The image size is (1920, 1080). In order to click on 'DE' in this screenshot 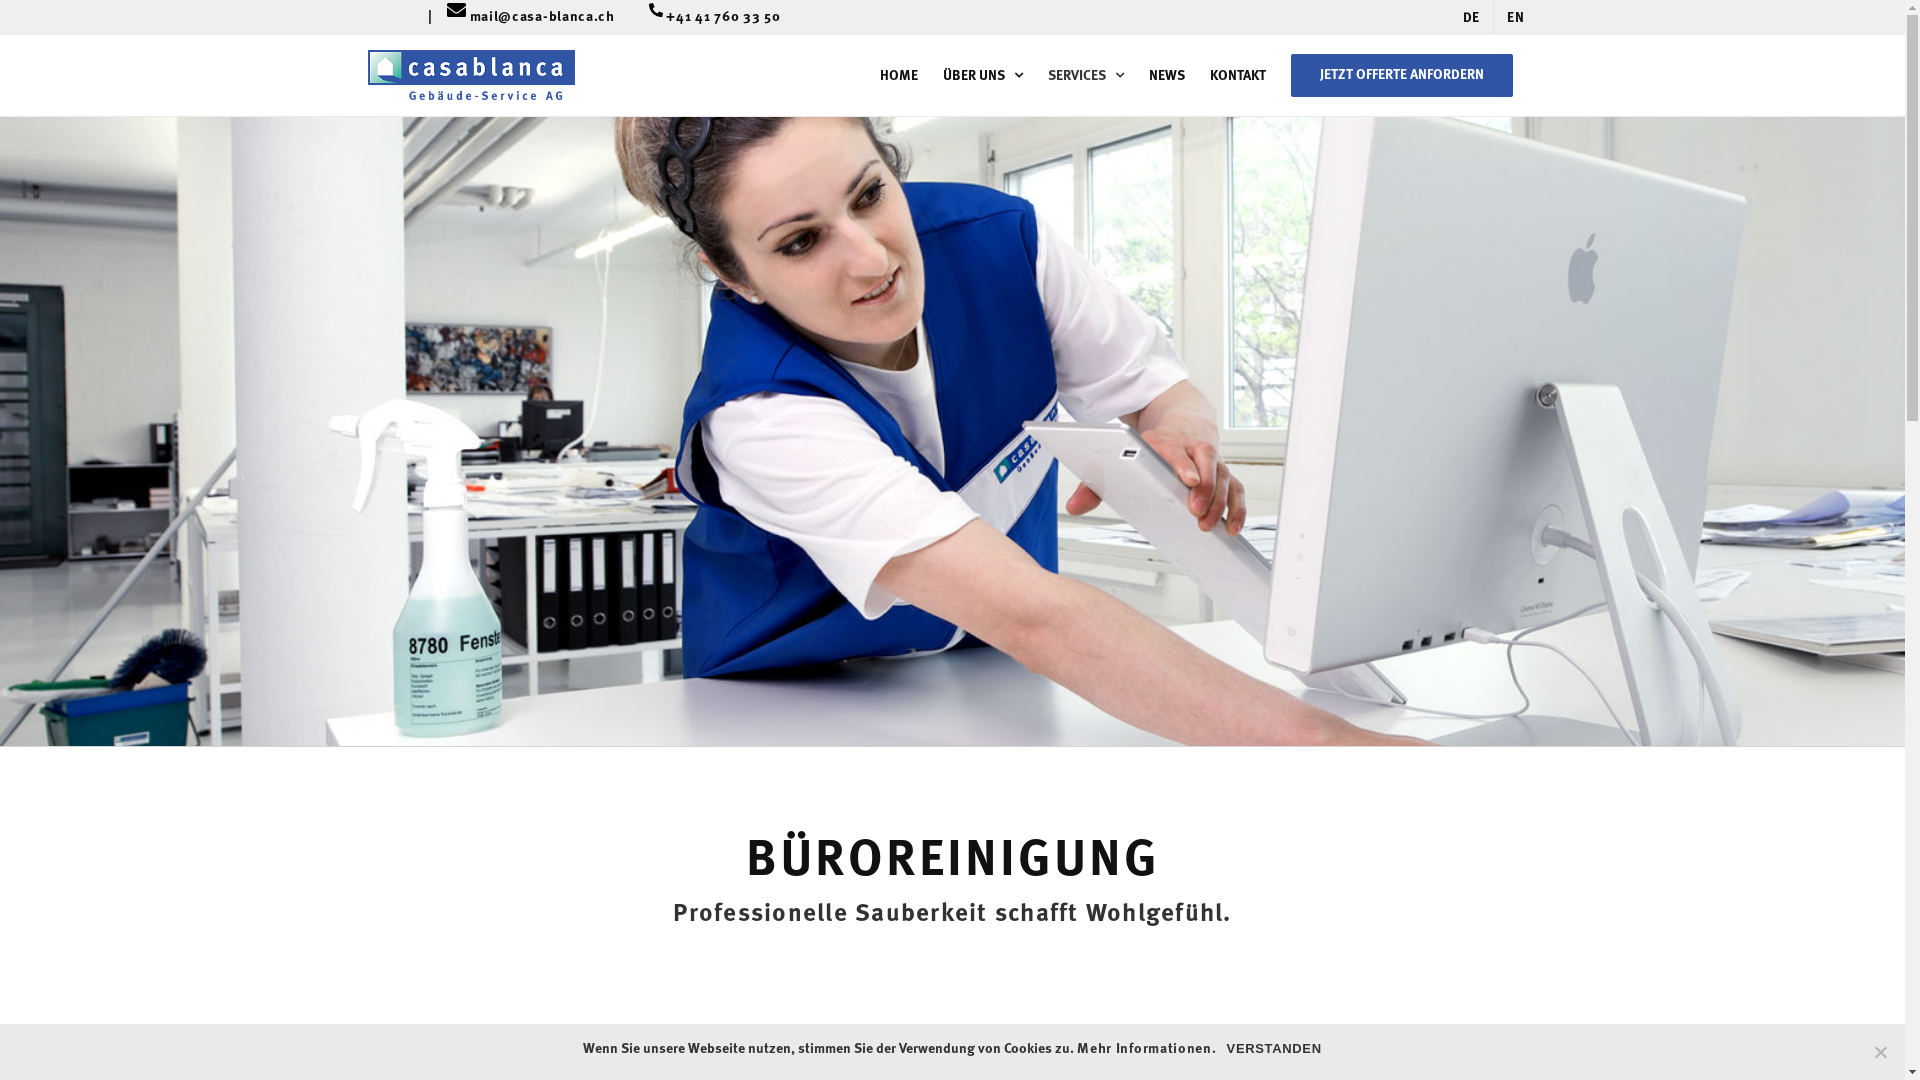, I will do `click(1471, 17)`.